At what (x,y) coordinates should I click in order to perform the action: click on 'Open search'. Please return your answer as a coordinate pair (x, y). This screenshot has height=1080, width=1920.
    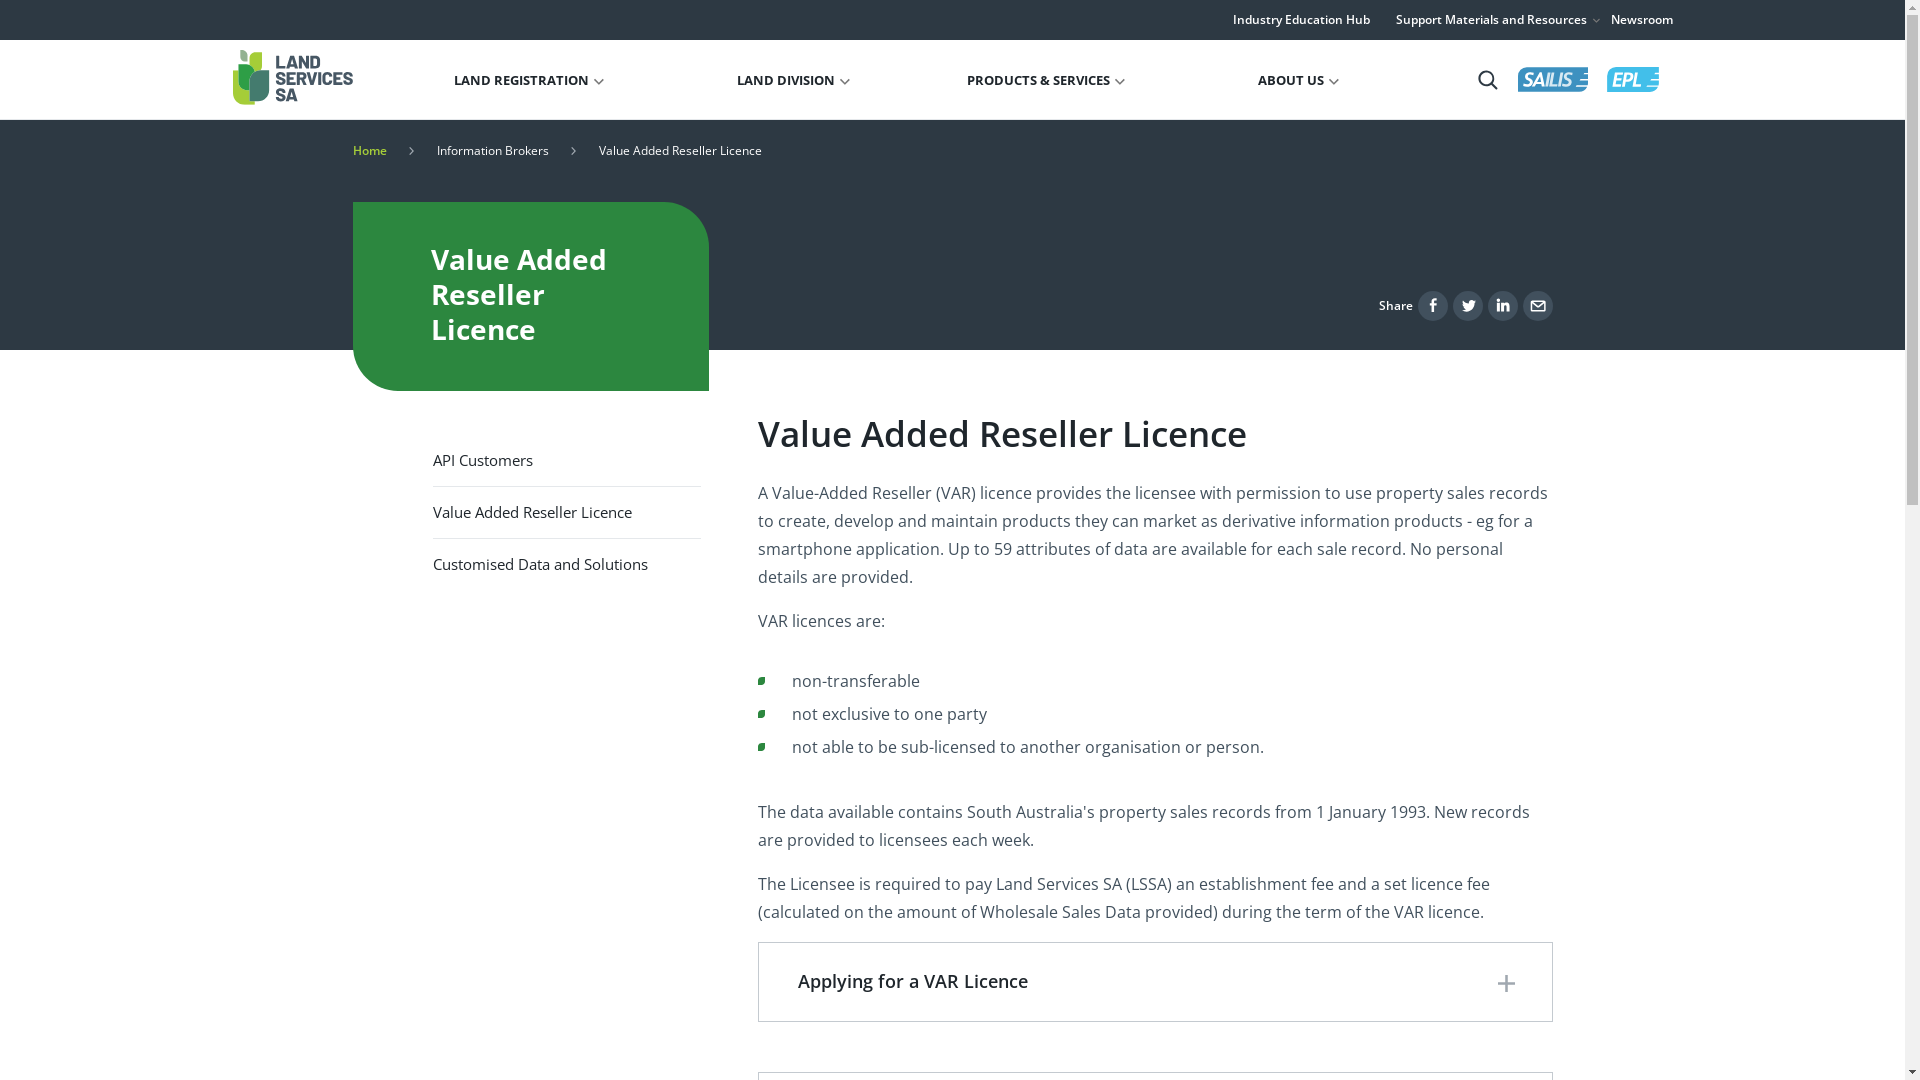
    Looking at the image, I should click on (1487, 78).